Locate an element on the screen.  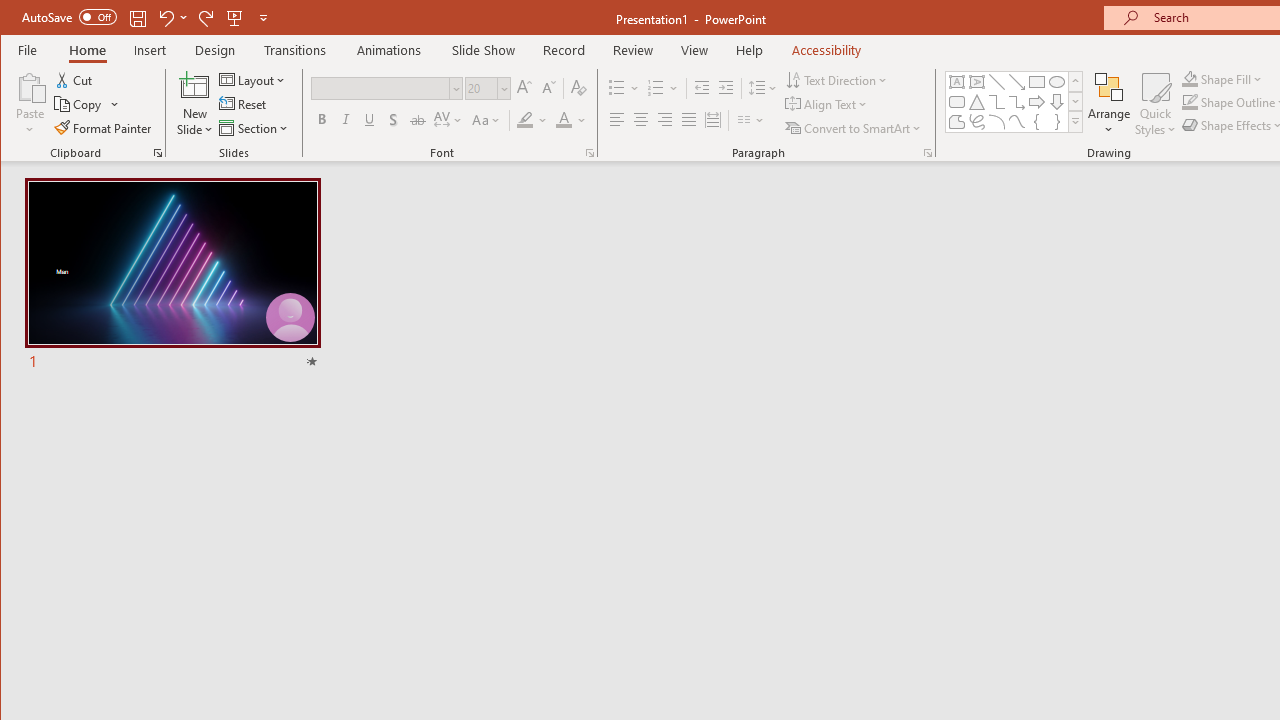
'Shapes' is located at coordinates (1074, 122).